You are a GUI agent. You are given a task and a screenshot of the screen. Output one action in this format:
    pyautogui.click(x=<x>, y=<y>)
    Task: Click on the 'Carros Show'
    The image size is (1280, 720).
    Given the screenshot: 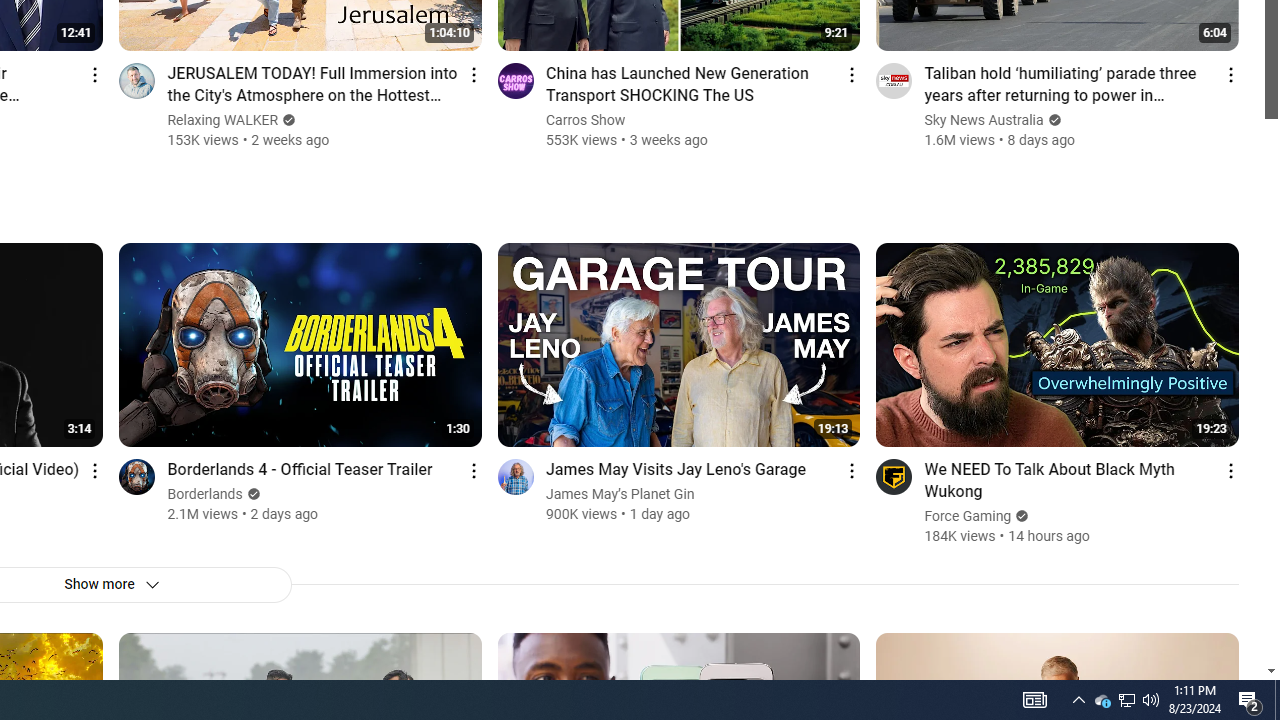 What is the action you would take?
    pyautogui.click(x=585, y=120)
    